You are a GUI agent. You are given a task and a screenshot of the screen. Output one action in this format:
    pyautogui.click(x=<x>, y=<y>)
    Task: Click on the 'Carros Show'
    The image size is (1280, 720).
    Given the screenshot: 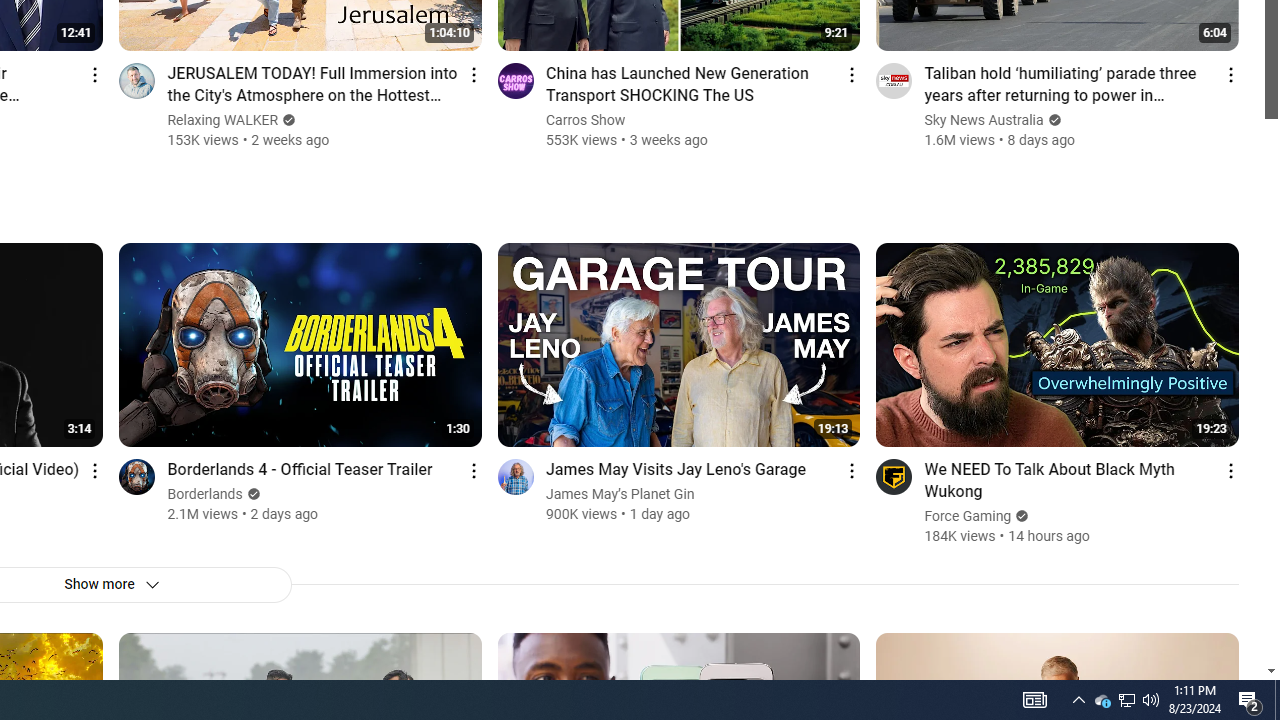 What is the action you would take?
    pyautogui.click(x=585, y=120)
    